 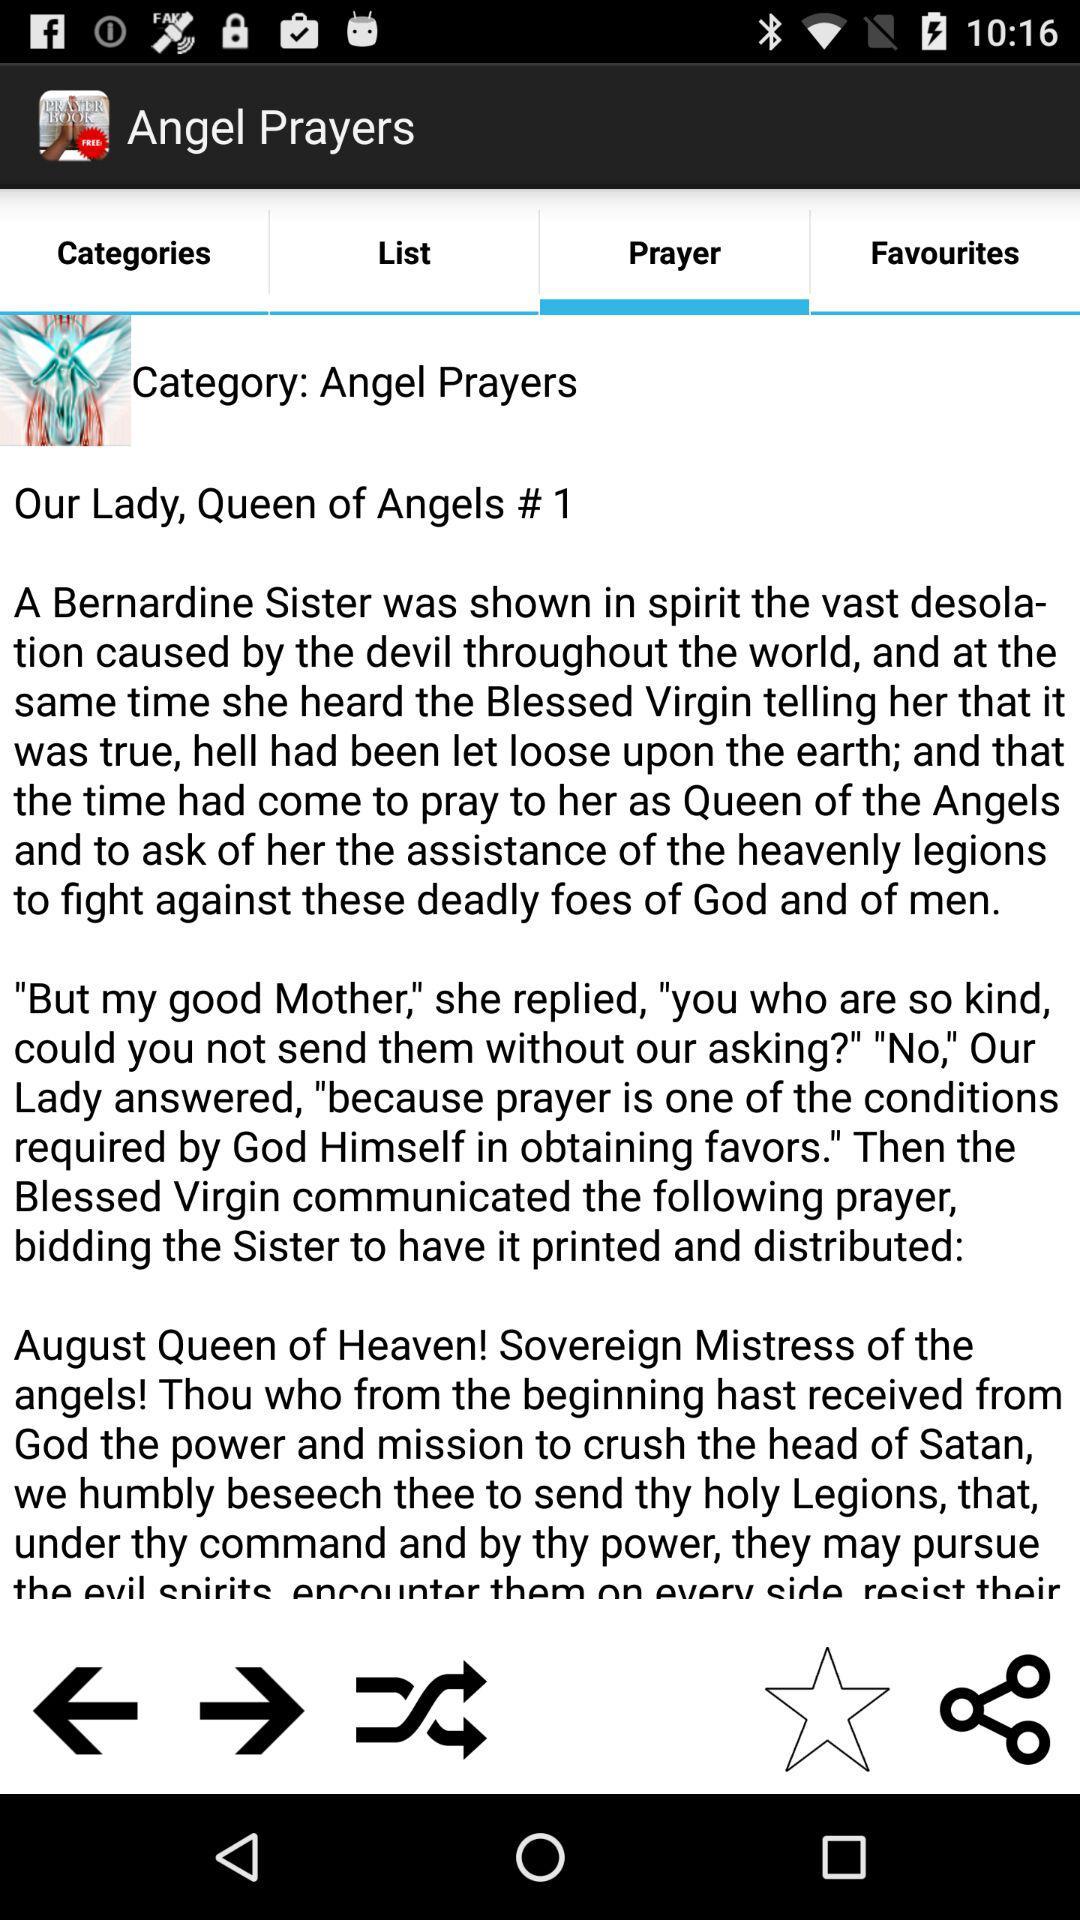 I want to click on icon at the bottom, so click(x=420, y=1708).